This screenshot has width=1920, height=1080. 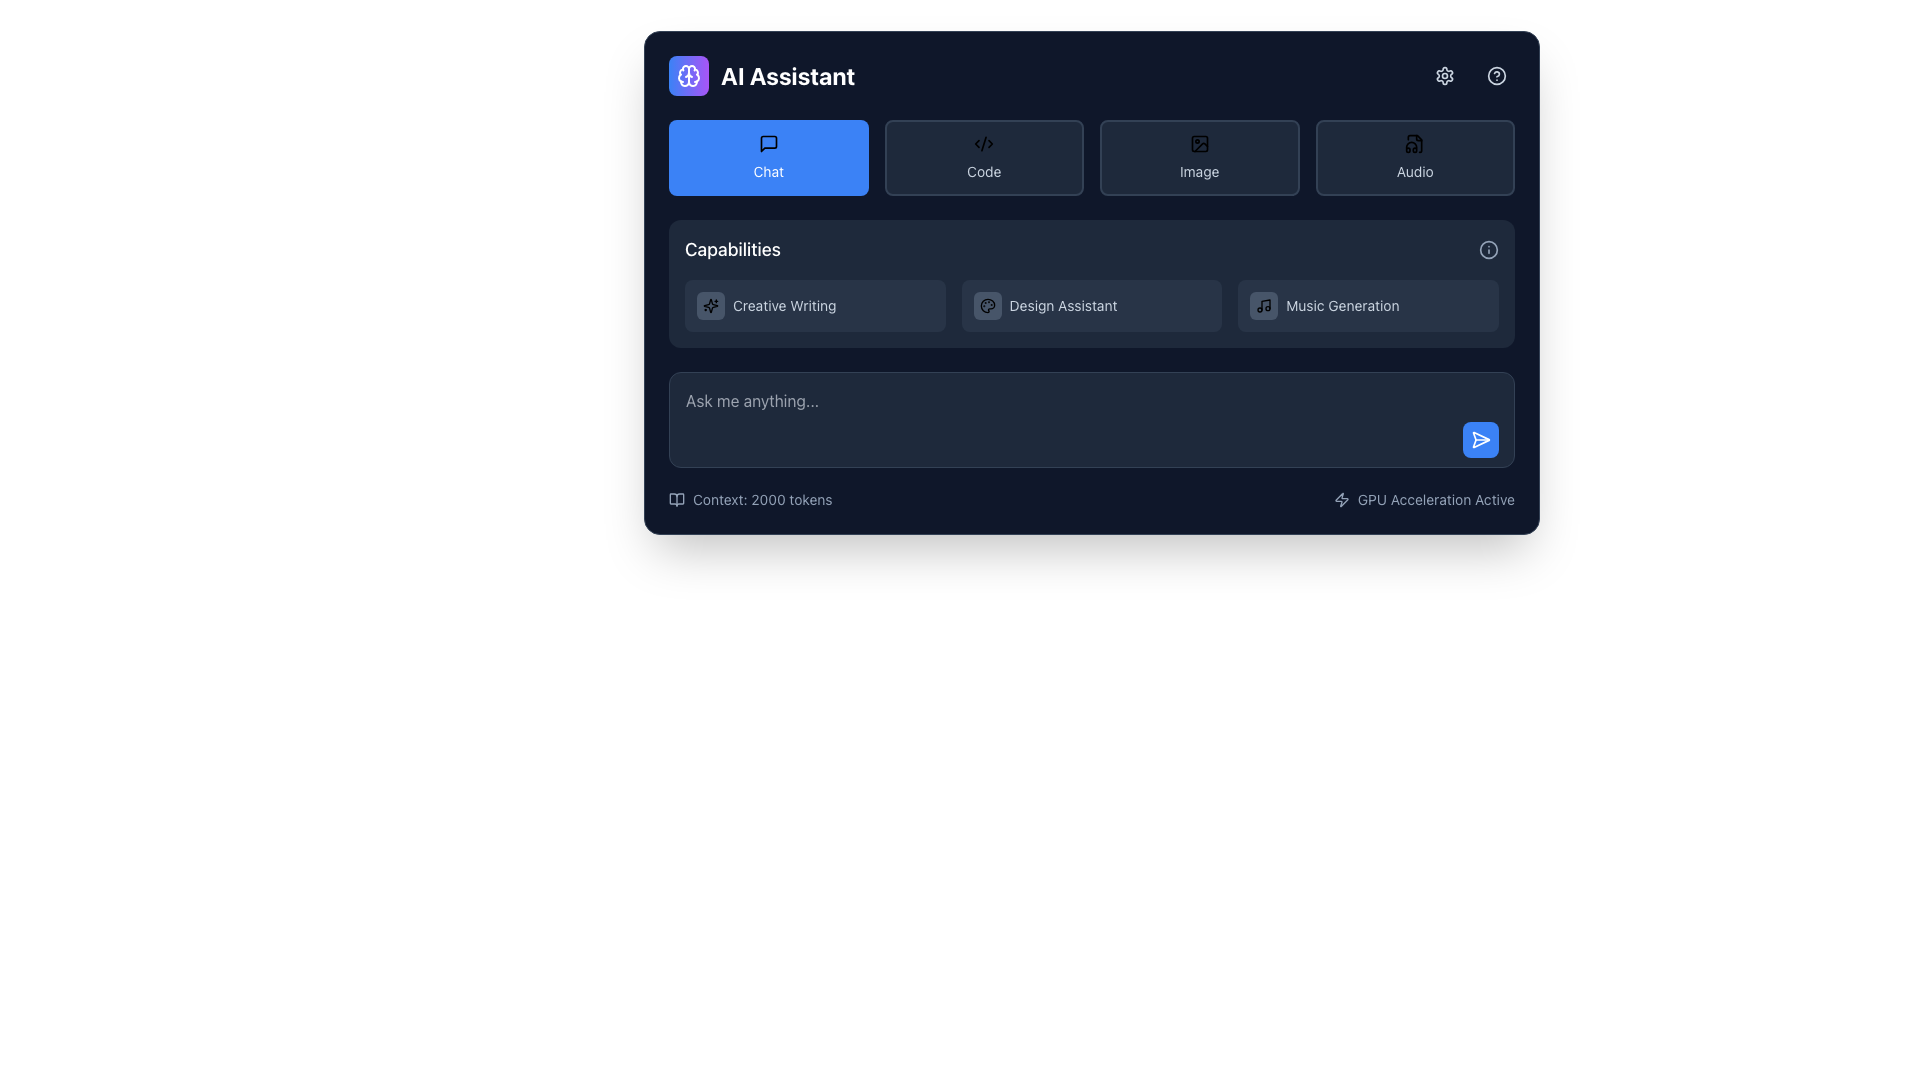 I want to click on properties of the 'Chat' text label that serves as a descriptor for the button, which is located in the top-left section of the interface, so click(x=767, y=171).